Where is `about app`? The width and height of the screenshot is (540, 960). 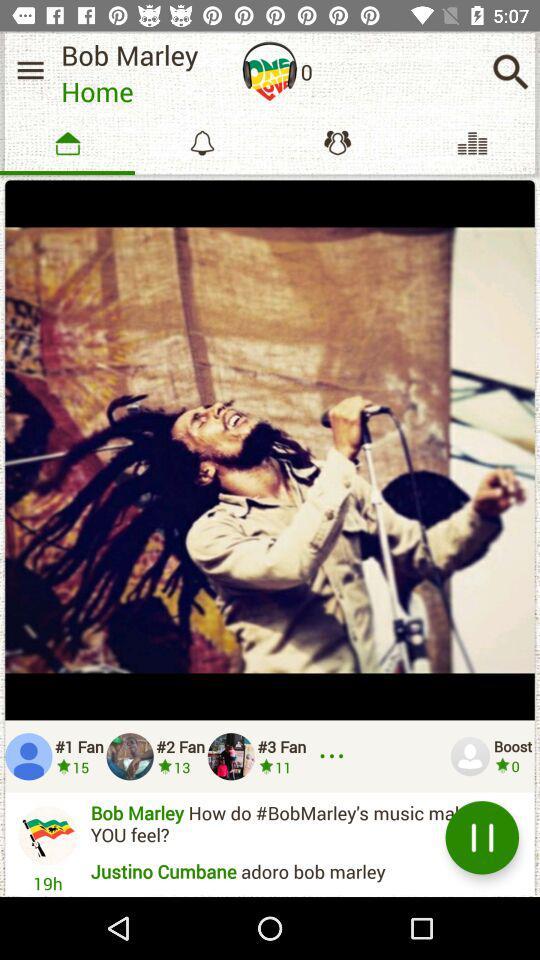
about app is located at coordinates (270, 71).